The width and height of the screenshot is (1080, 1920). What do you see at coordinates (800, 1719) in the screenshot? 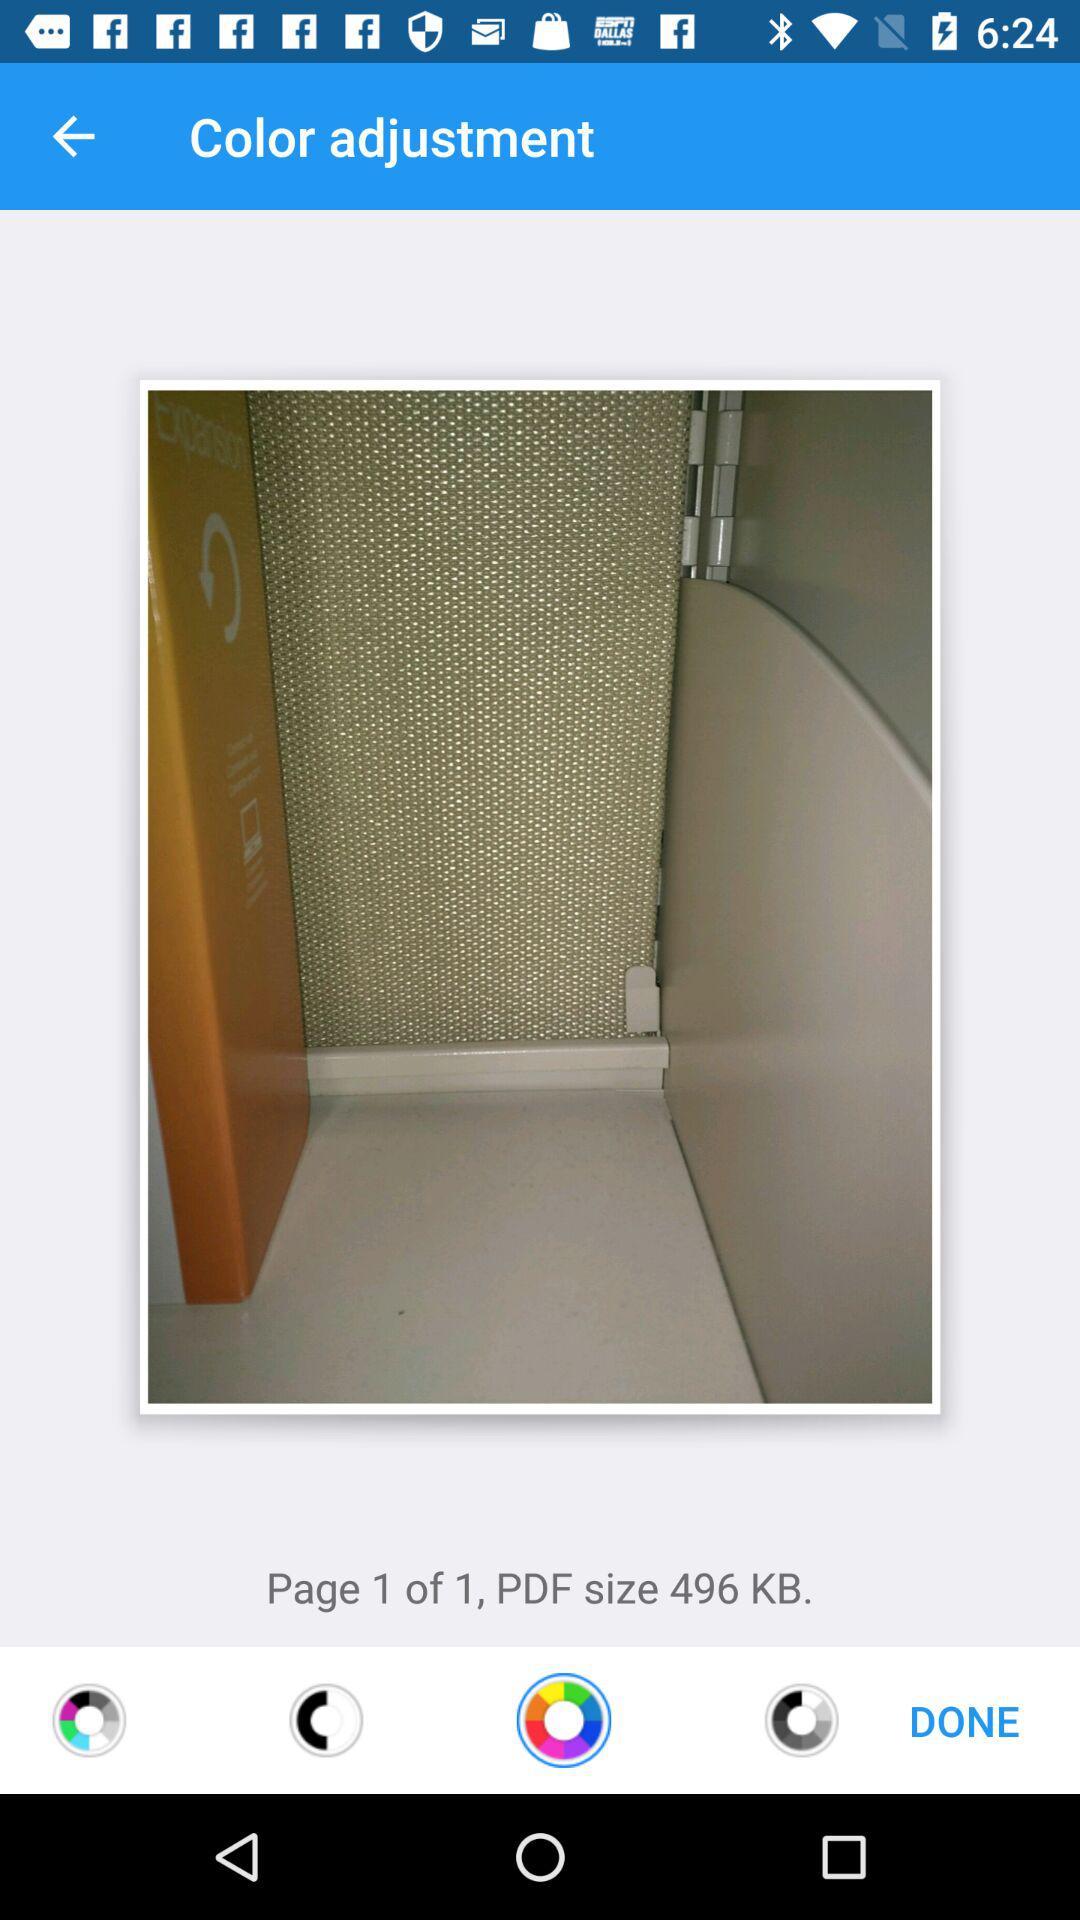
I see `item next to done` at bounding box center [800, 1719].